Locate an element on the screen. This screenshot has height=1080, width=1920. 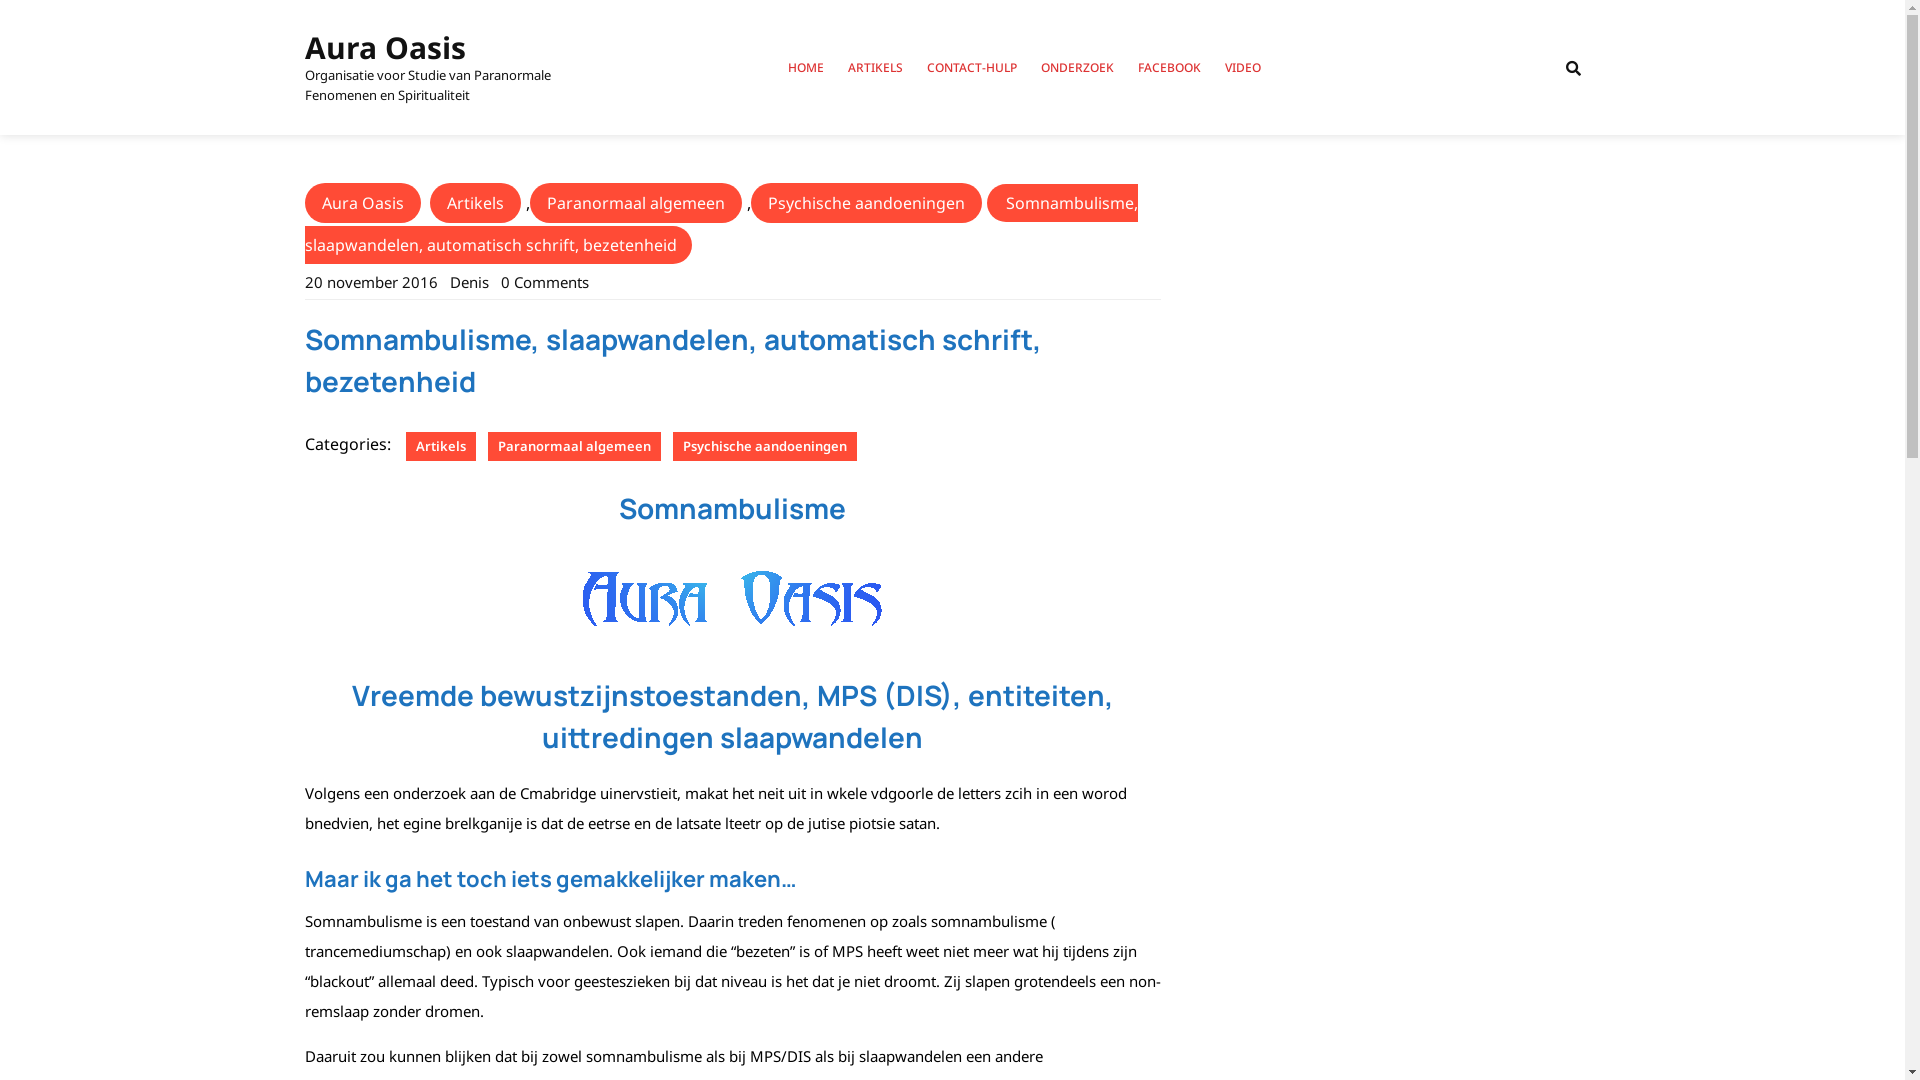
'20 november 2016 is located at coordinates (302, 281).